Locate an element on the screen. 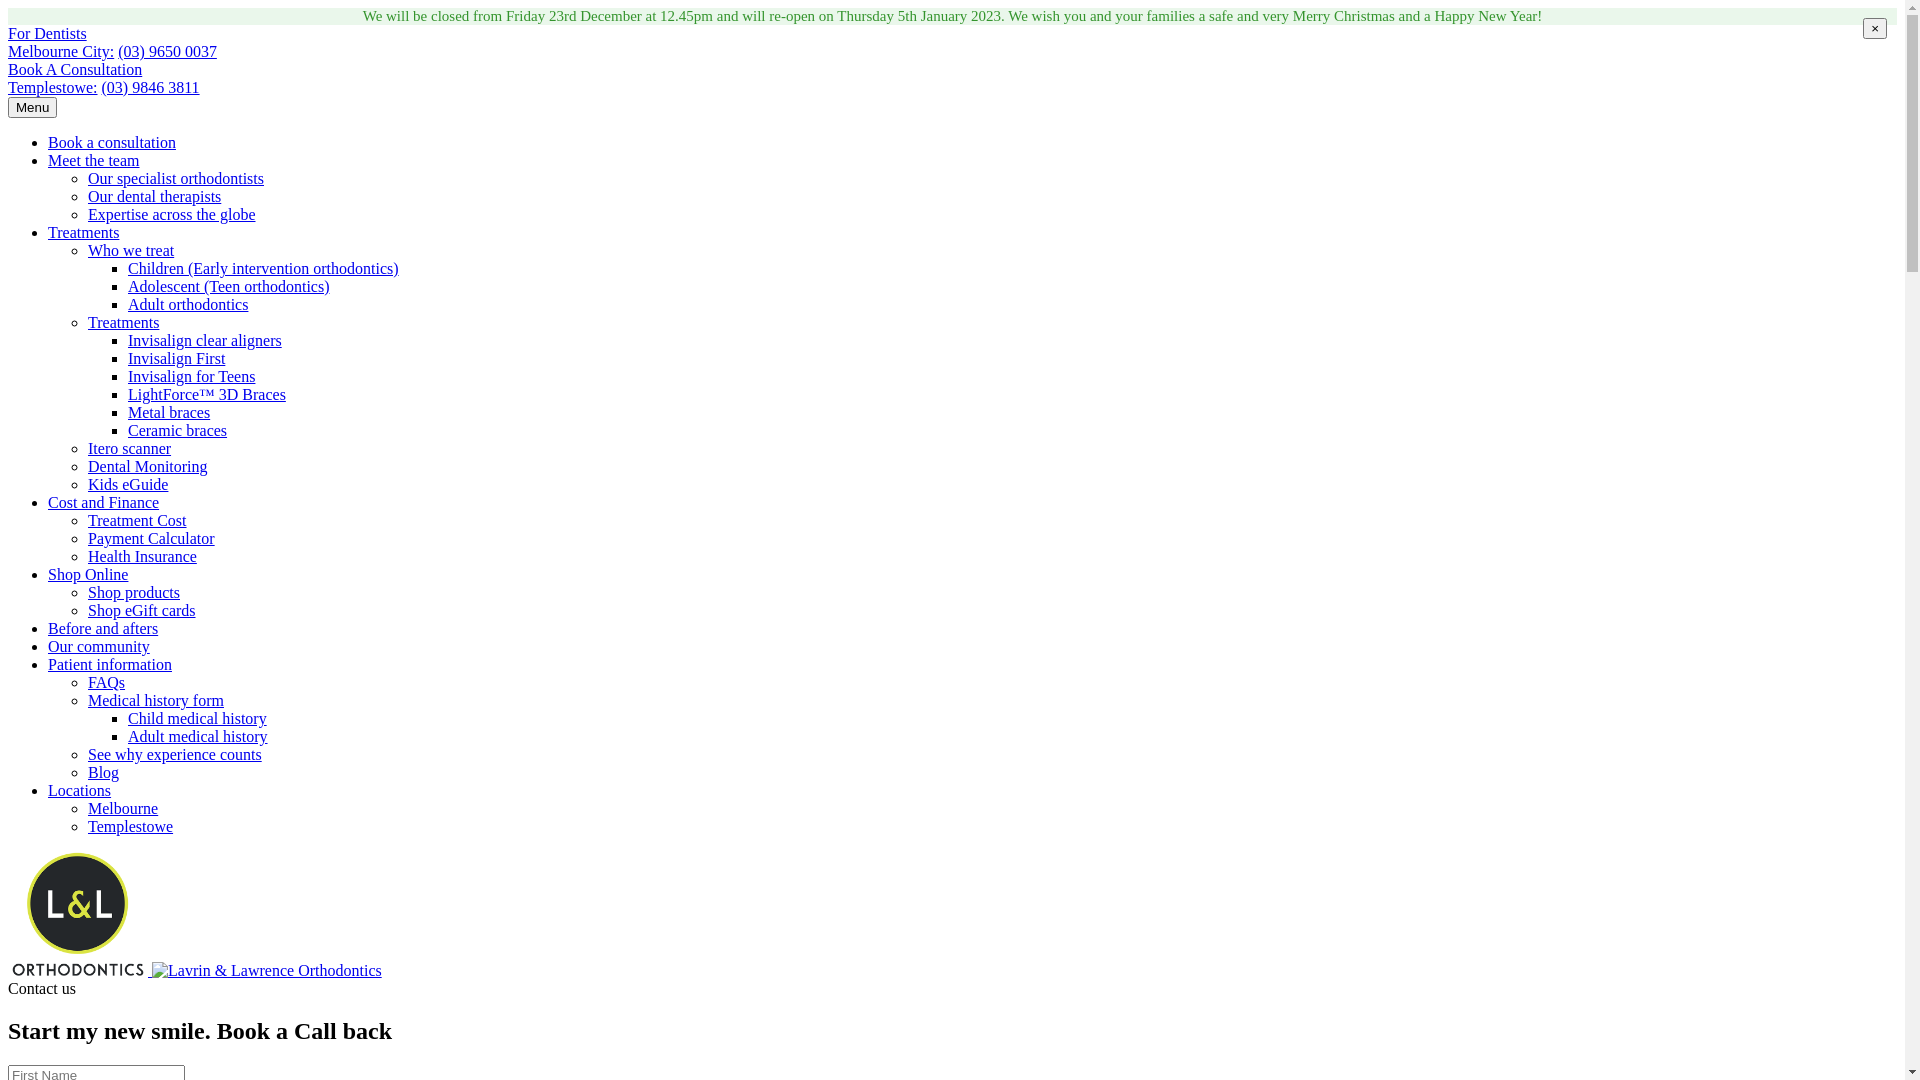  'Kids eGuide' is located at coordinates (127, 484).